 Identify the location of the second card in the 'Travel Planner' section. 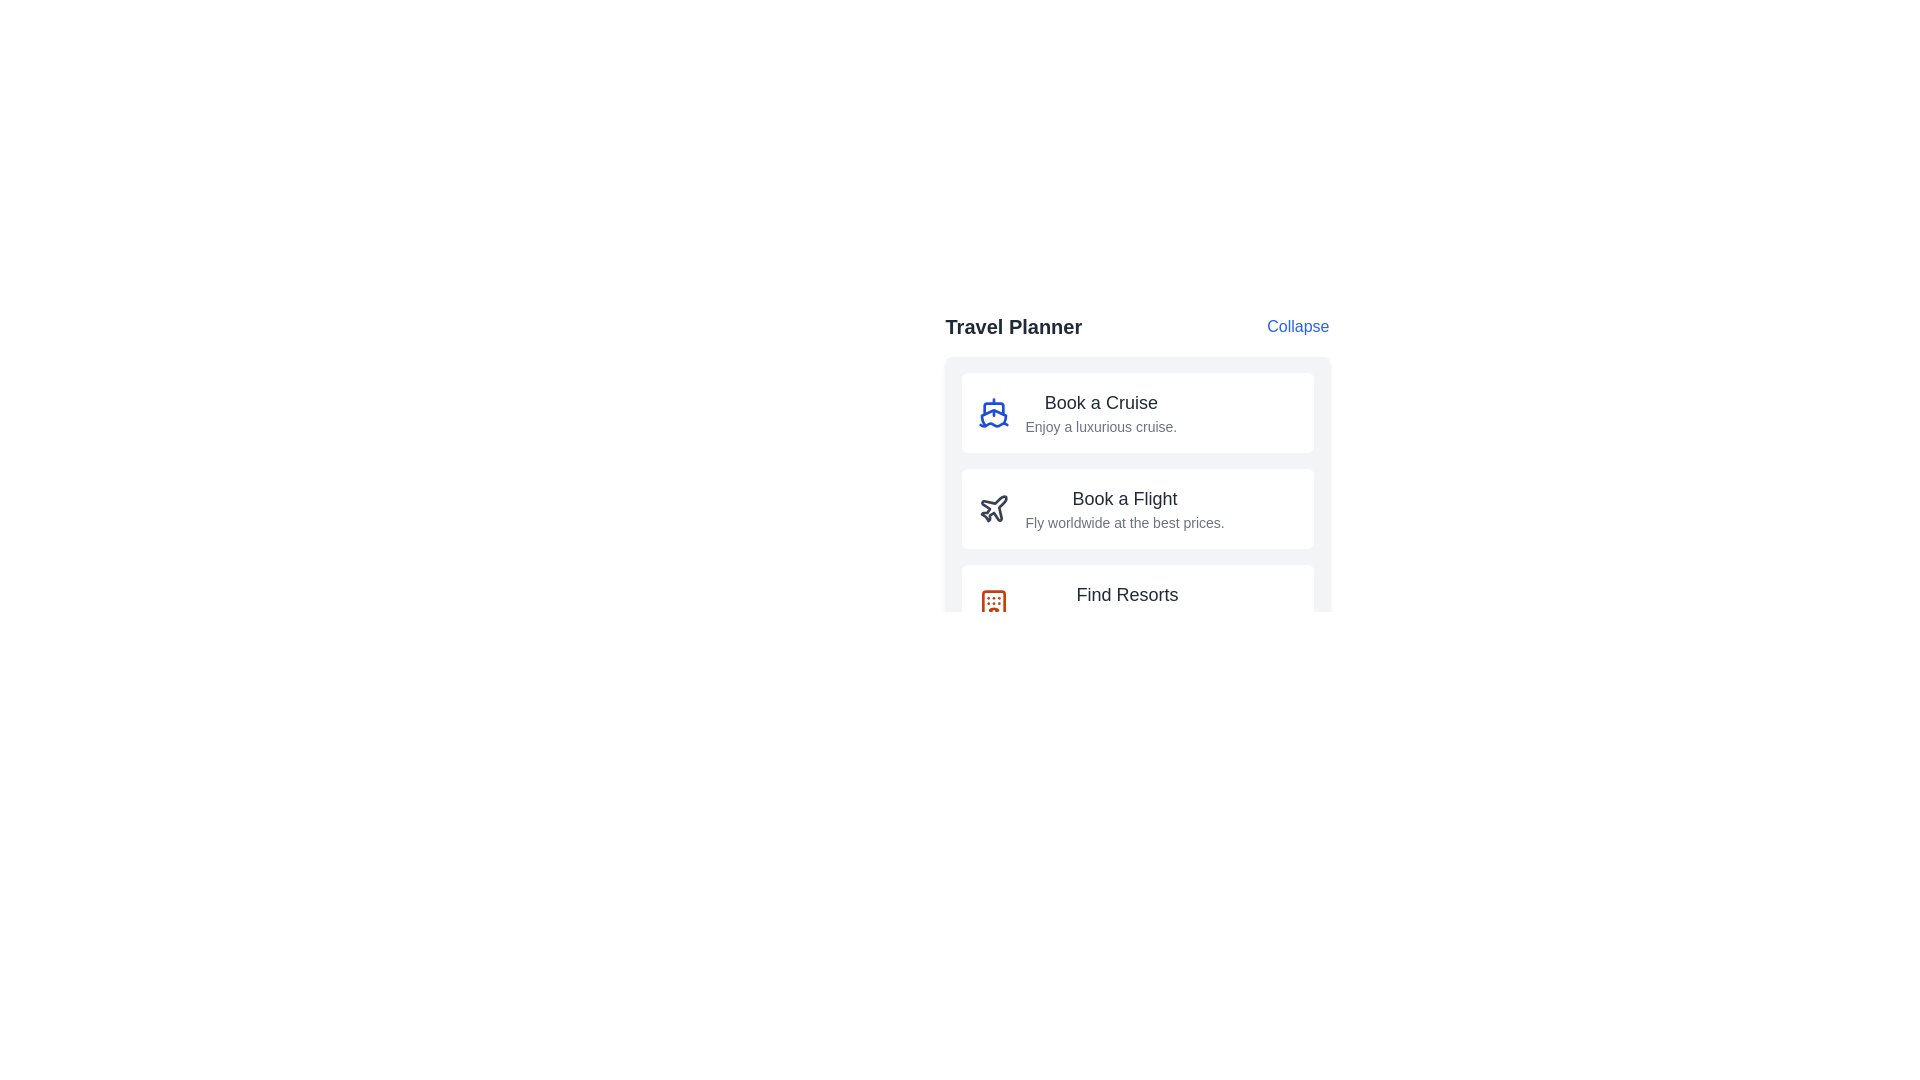
(1137, 508).